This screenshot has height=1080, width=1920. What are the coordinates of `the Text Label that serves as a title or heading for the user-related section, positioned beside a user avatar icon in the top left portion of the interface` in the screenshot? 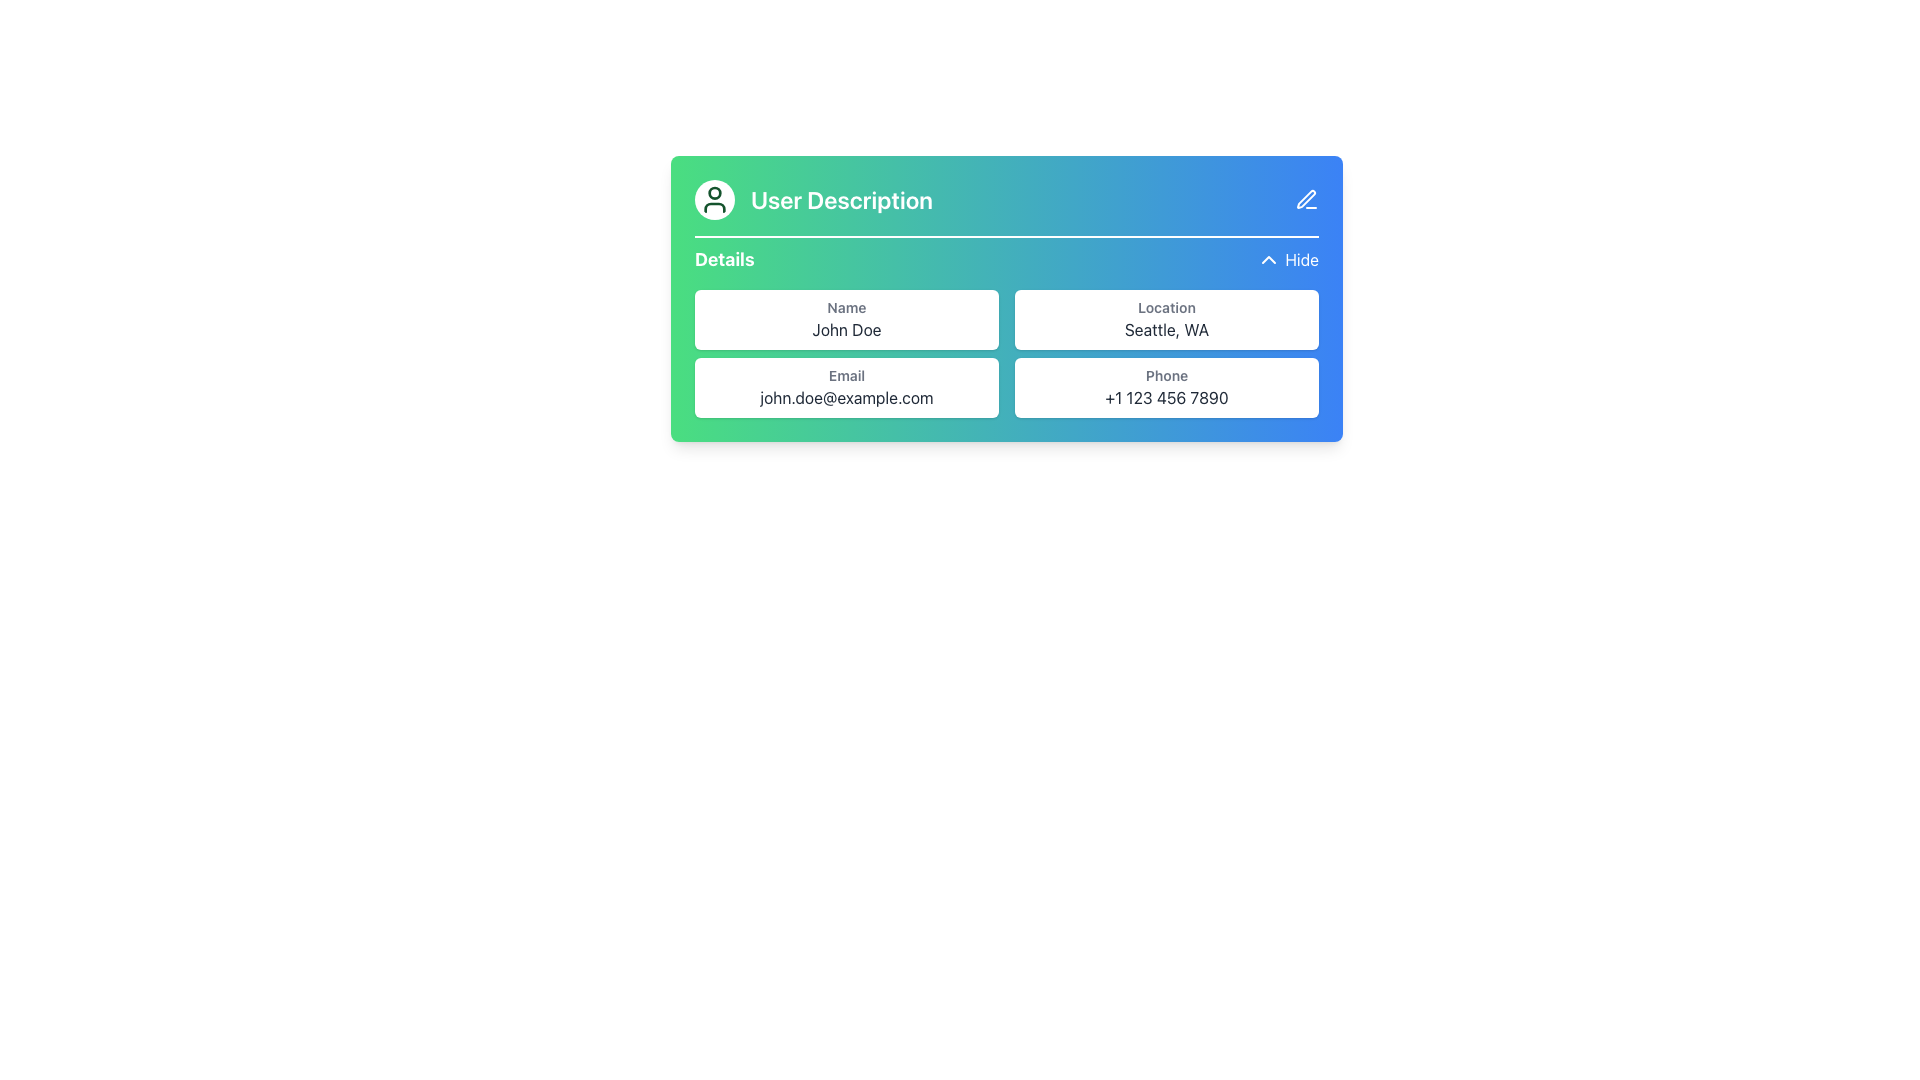 It's located at (842, 200).